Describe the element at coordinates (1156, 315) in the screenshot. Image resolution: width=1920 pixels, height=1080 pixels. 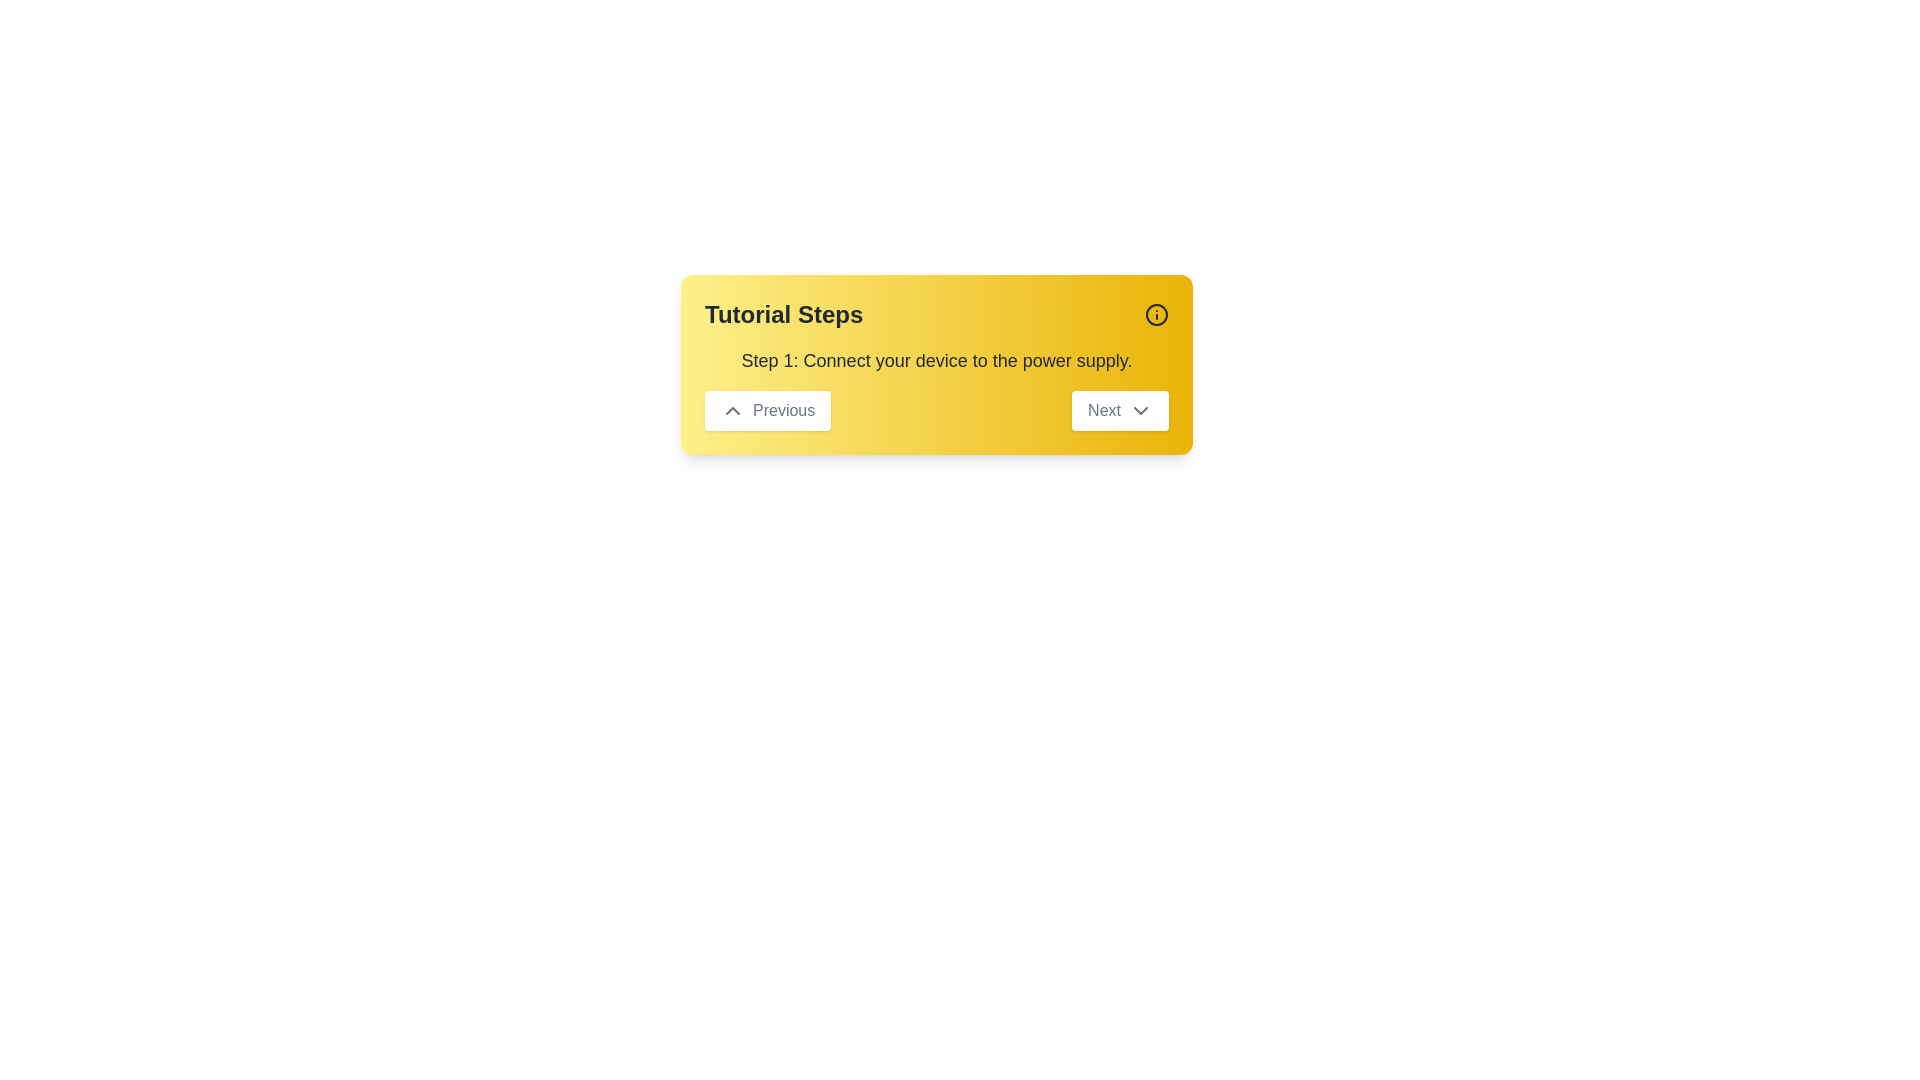
I see `the 'Info' icon to display additional details` at that location.